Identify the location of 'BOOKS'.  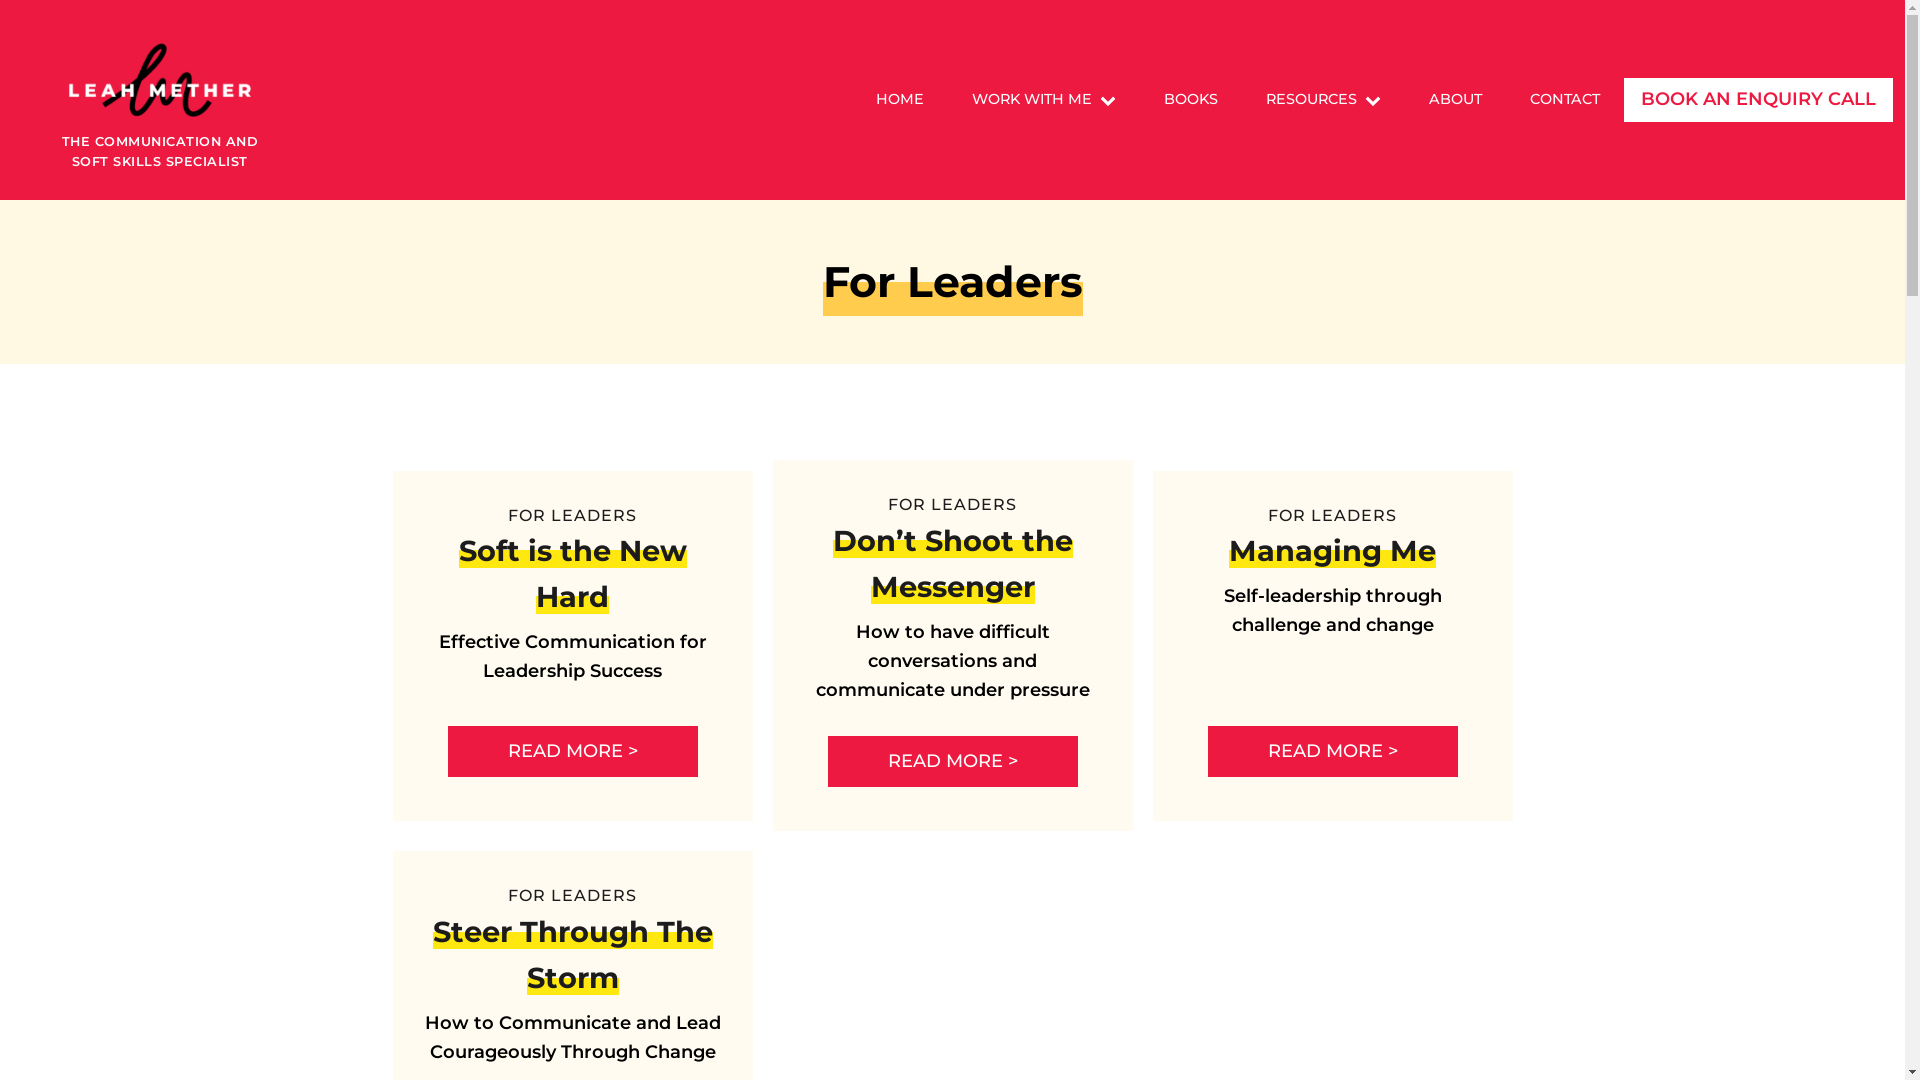
(1190, 99).